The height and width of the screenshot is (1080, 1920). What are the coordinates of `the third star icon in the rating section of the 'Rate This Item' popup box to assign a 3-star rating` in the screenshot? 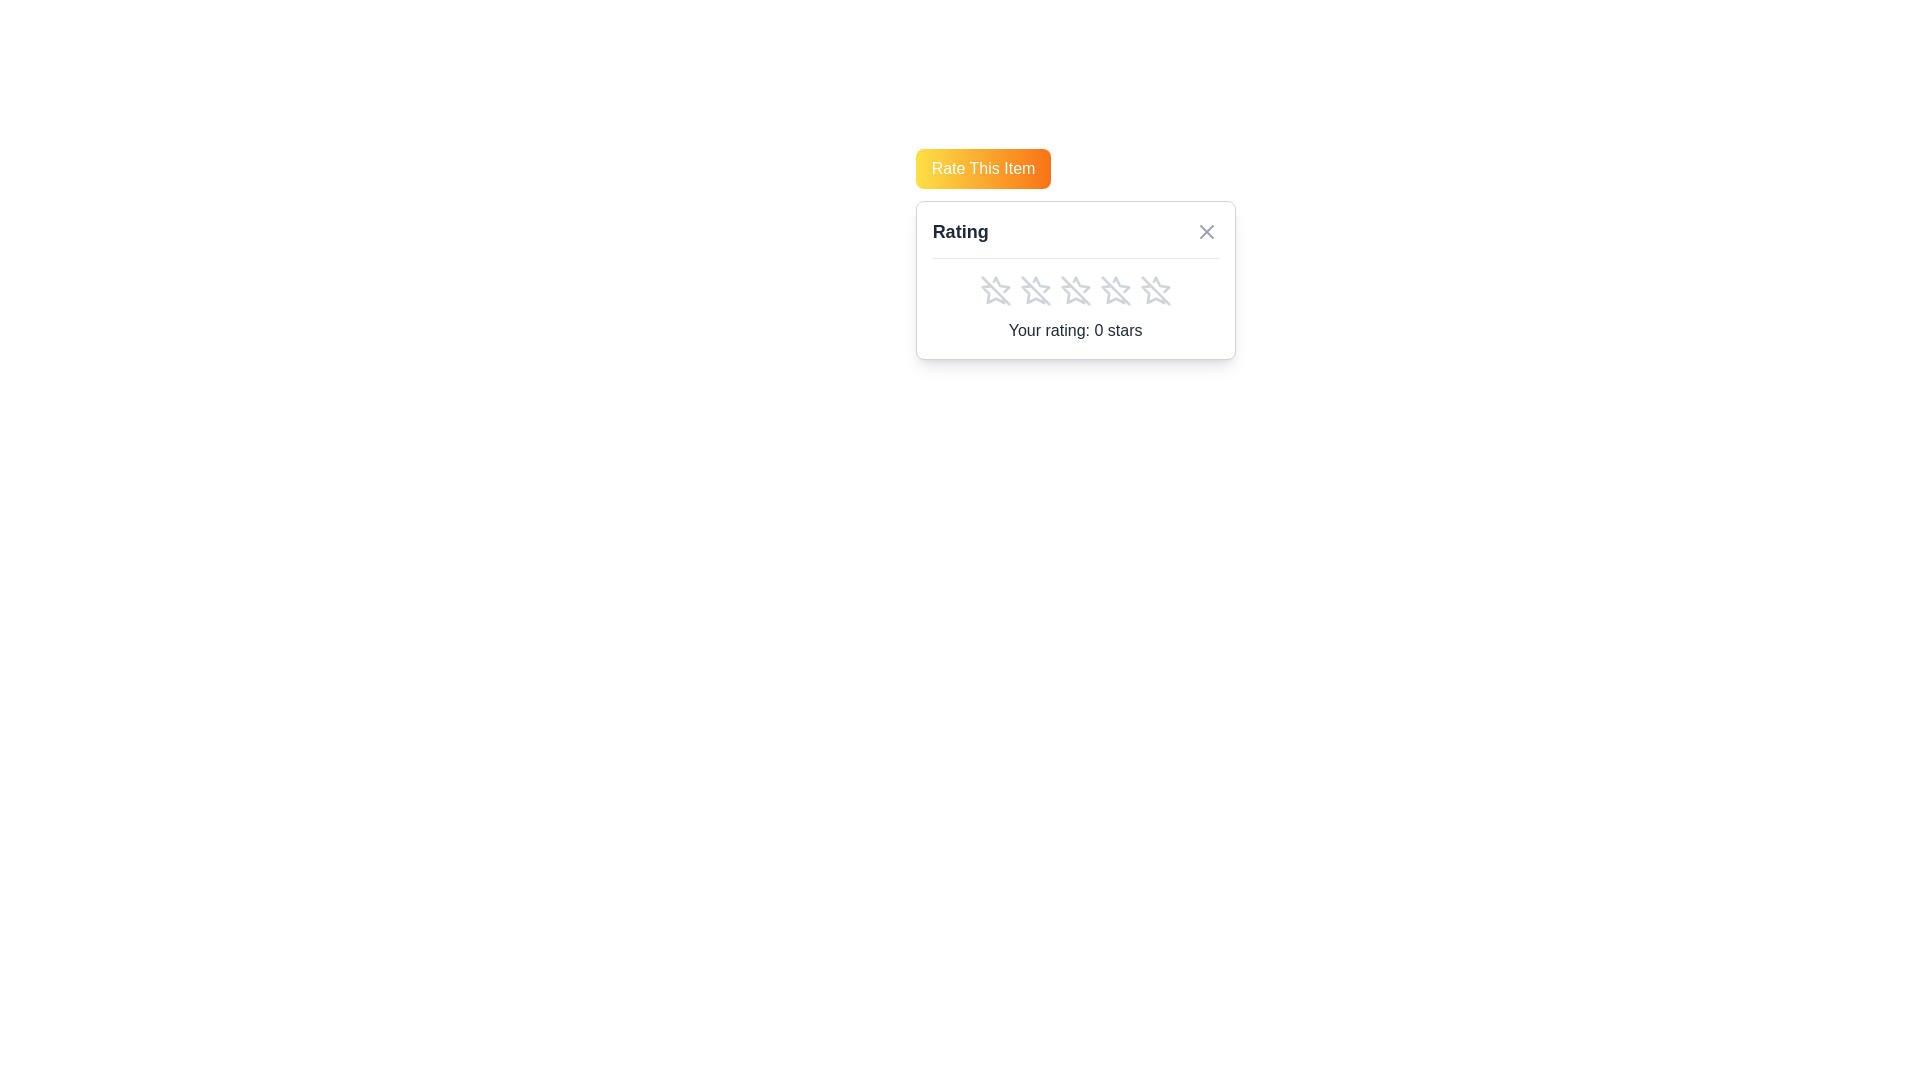 It's located at (1074, 290).